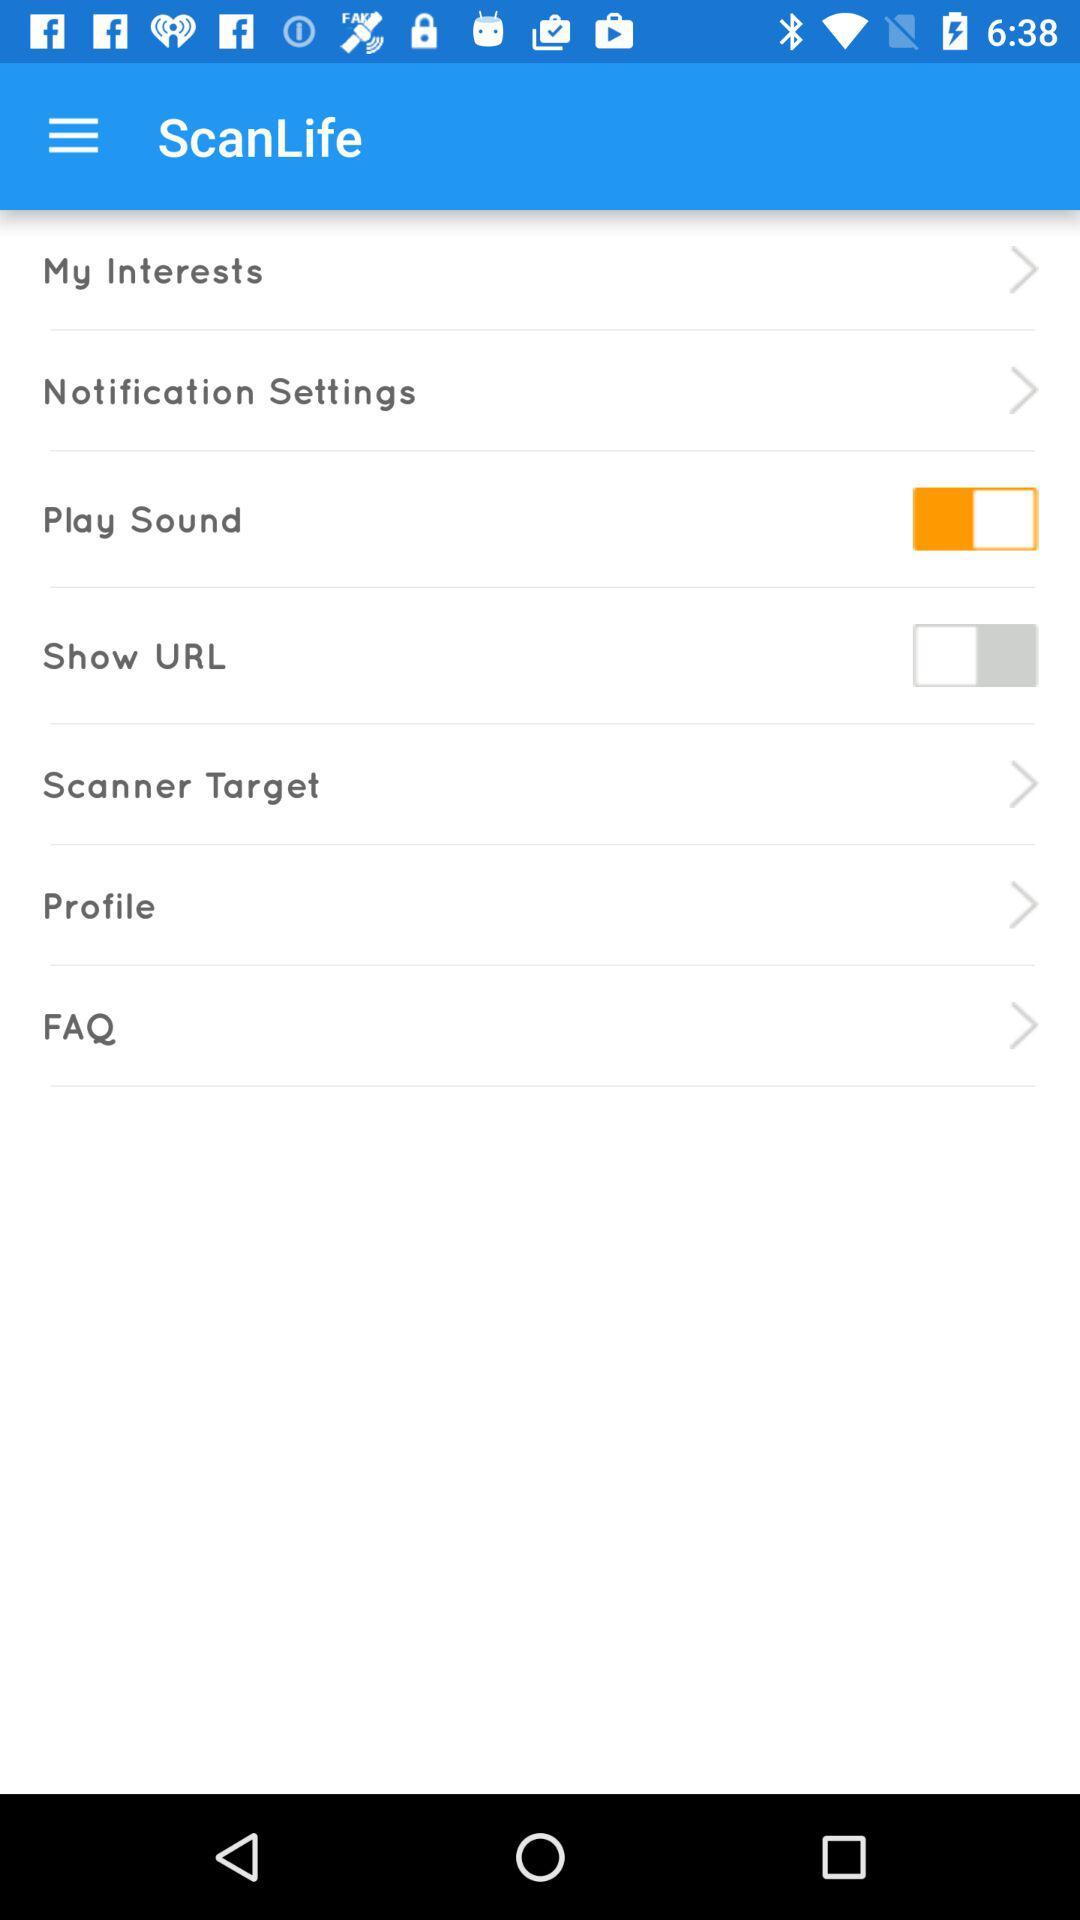  What do you see at coordinates (974, 518) in the screenshot?
I see `sound on/off` at bounding box center [974, 518].